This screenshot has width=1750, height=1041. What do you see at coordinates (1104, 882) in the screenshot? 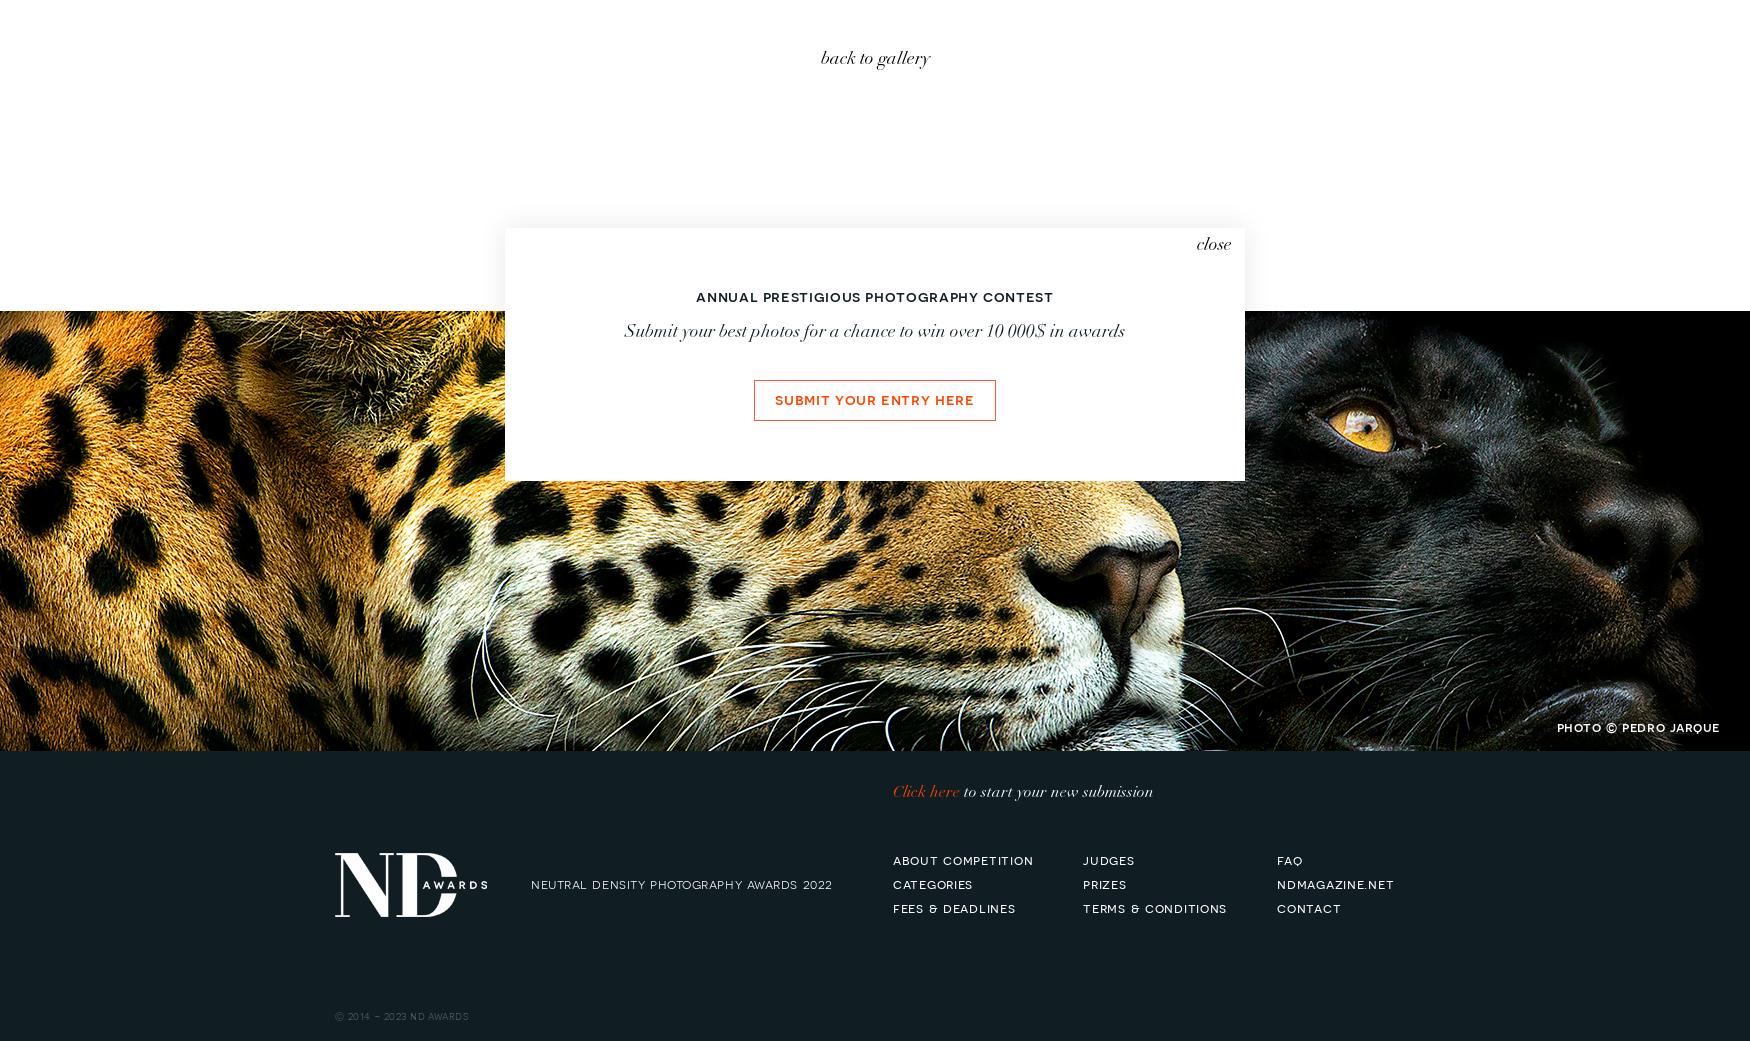
I see `'prizes'` at bounding box center [1104, 882].